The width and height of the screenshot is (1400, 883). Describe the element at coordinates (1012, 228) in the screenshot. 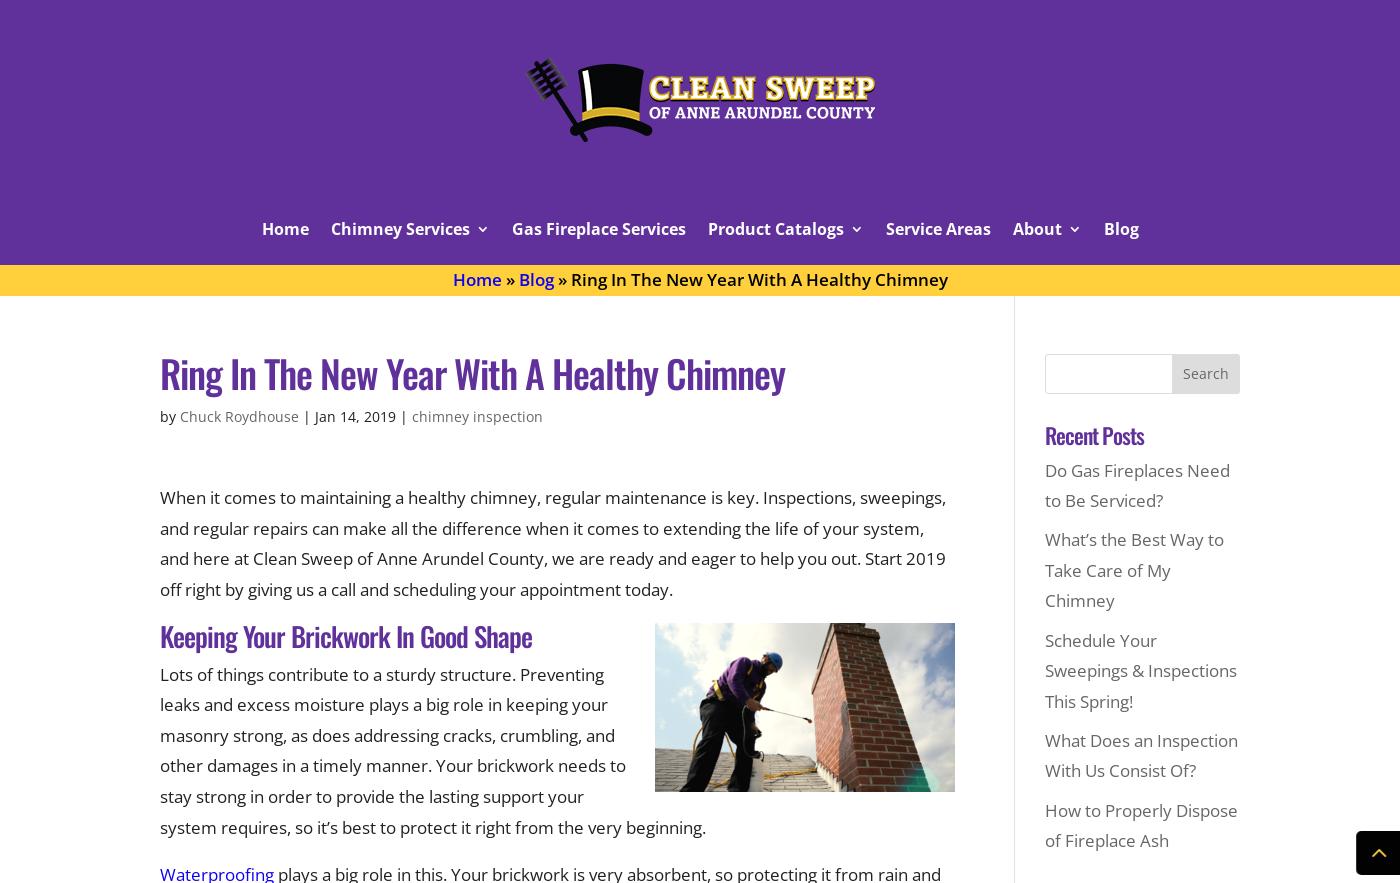

I see `'About'` at that location.